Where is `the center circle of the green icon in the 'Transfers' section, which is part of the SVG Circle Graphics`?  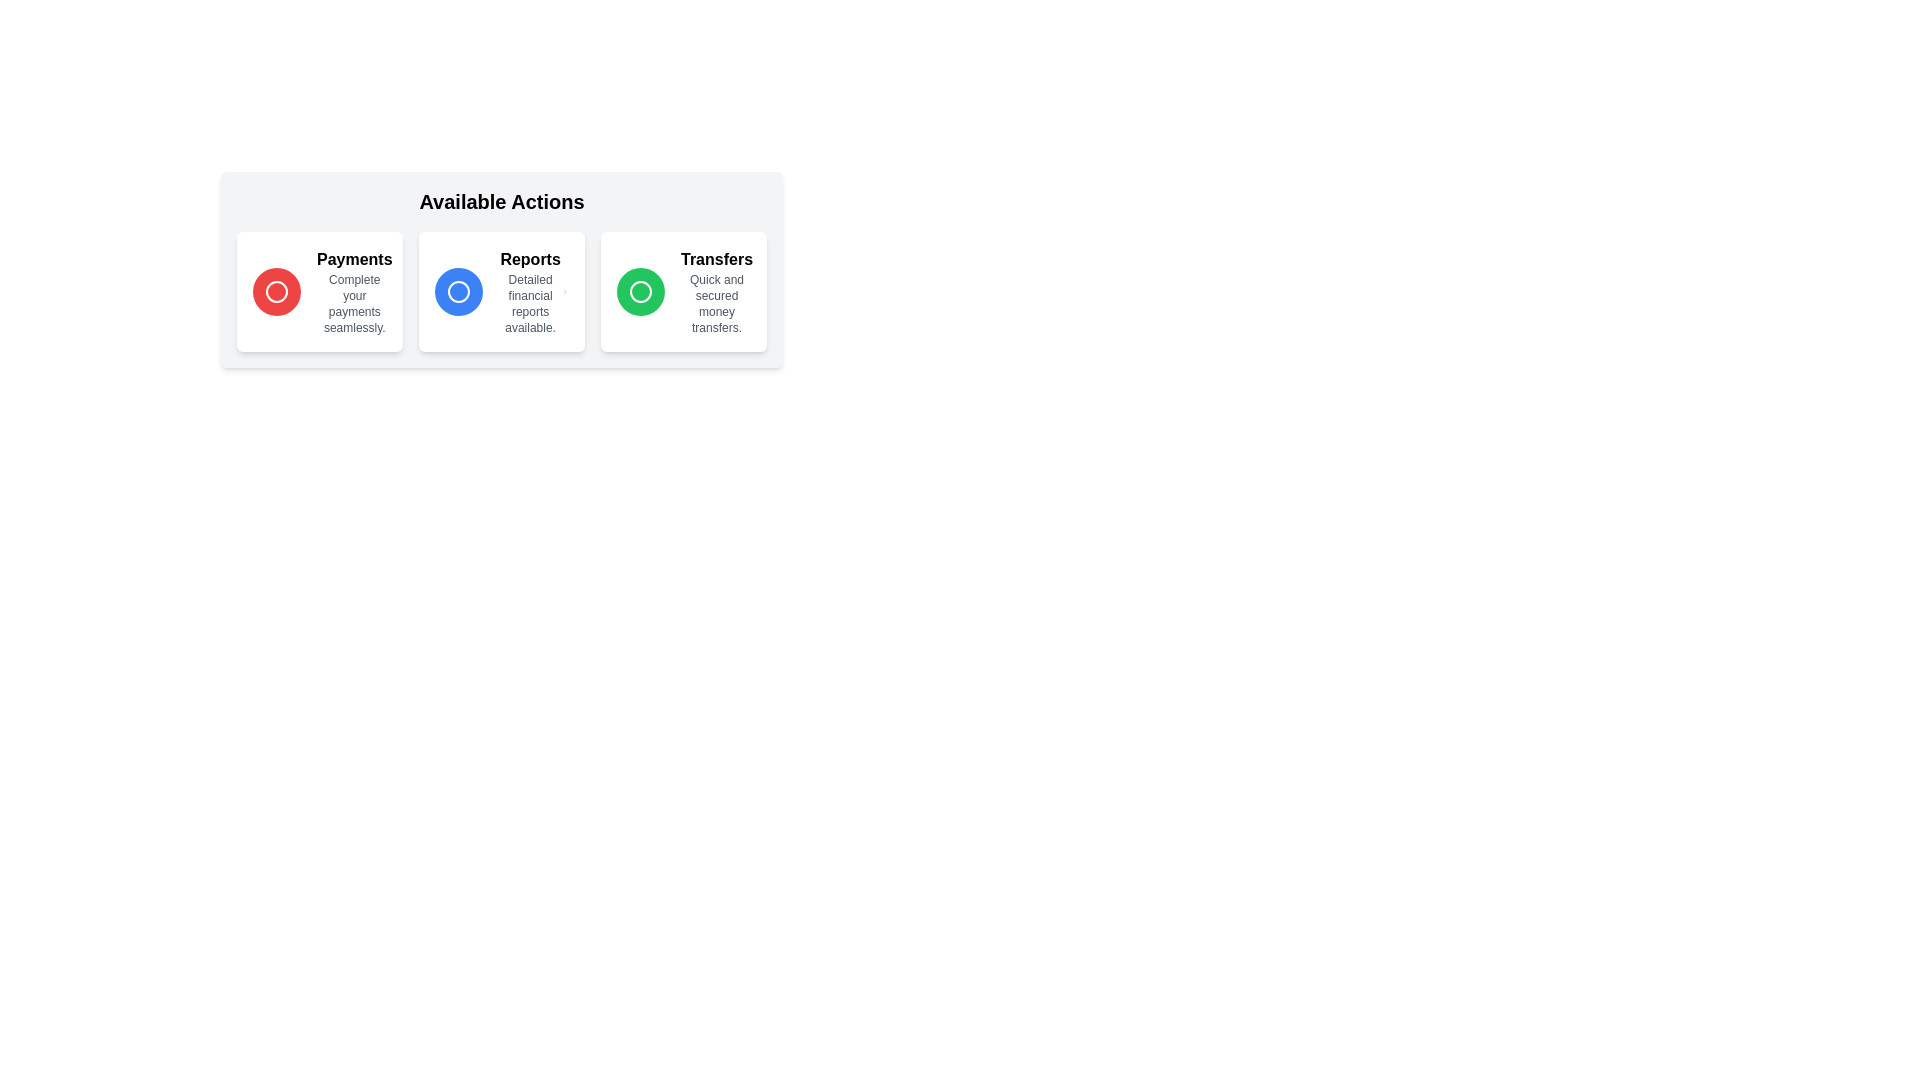 the center circle of the green icon in the 'Transfers' section, which is part of the SVG Circle Graphics is located at coordinates (641, 292).